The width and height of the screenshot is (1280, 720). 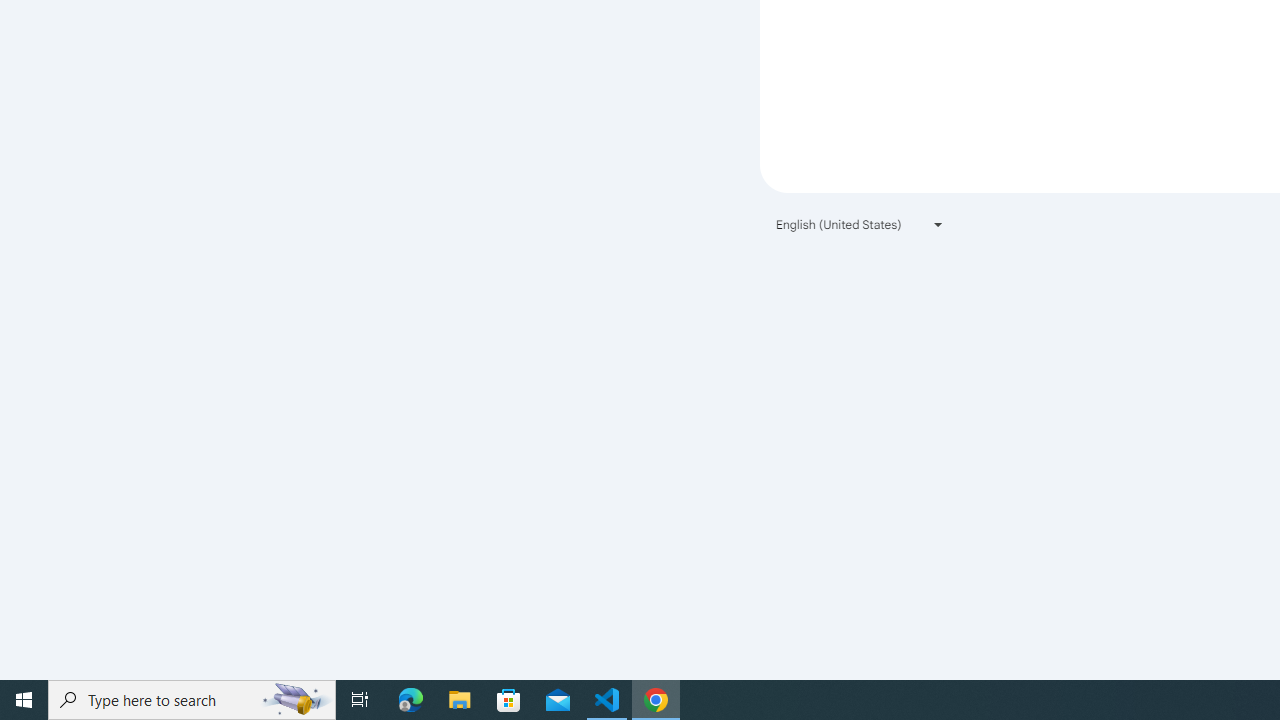 I want to click on 'English (United States)', so click(x=860, y=224).